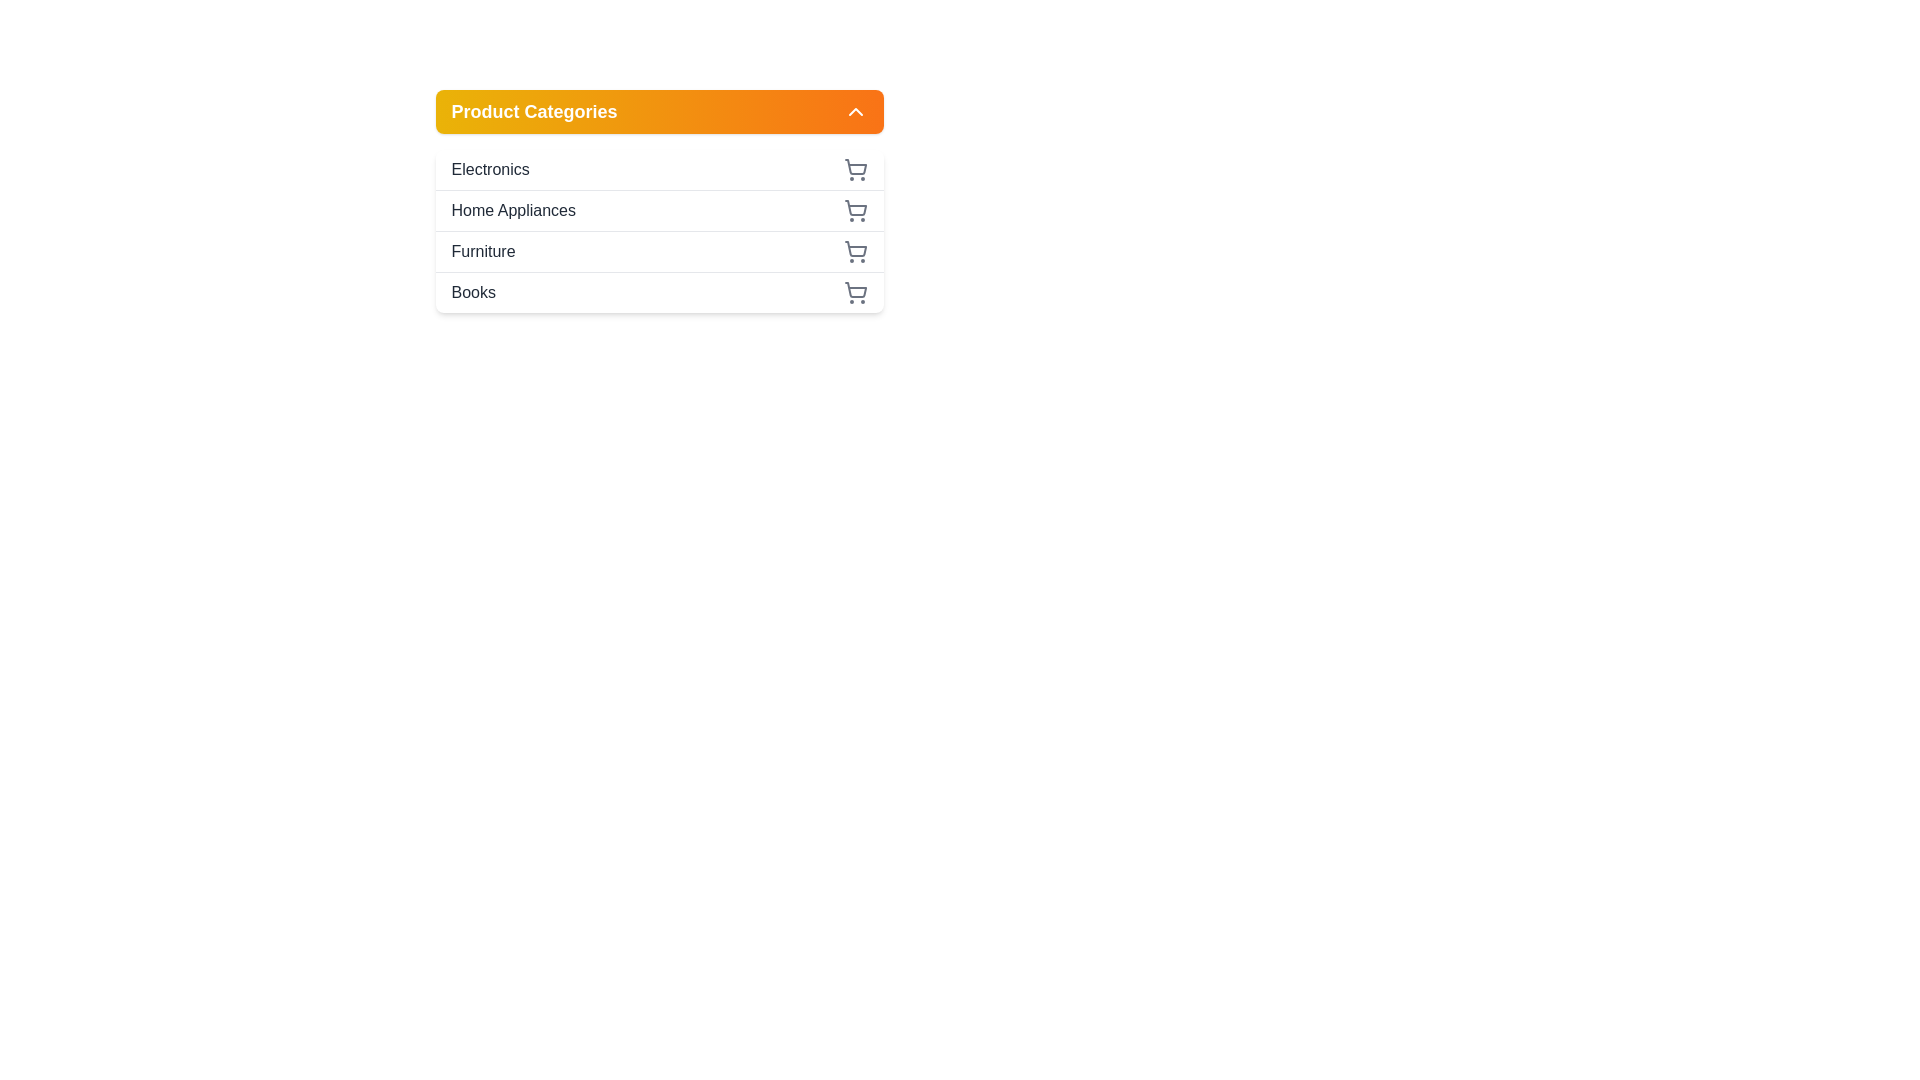  Describe the element at coordinates (472, 293) in the screenshot. I see `text from the 'Books' category label located in the last row of the 'Product Categories' list, positioned to the left of the shopping cart icon` at that location.